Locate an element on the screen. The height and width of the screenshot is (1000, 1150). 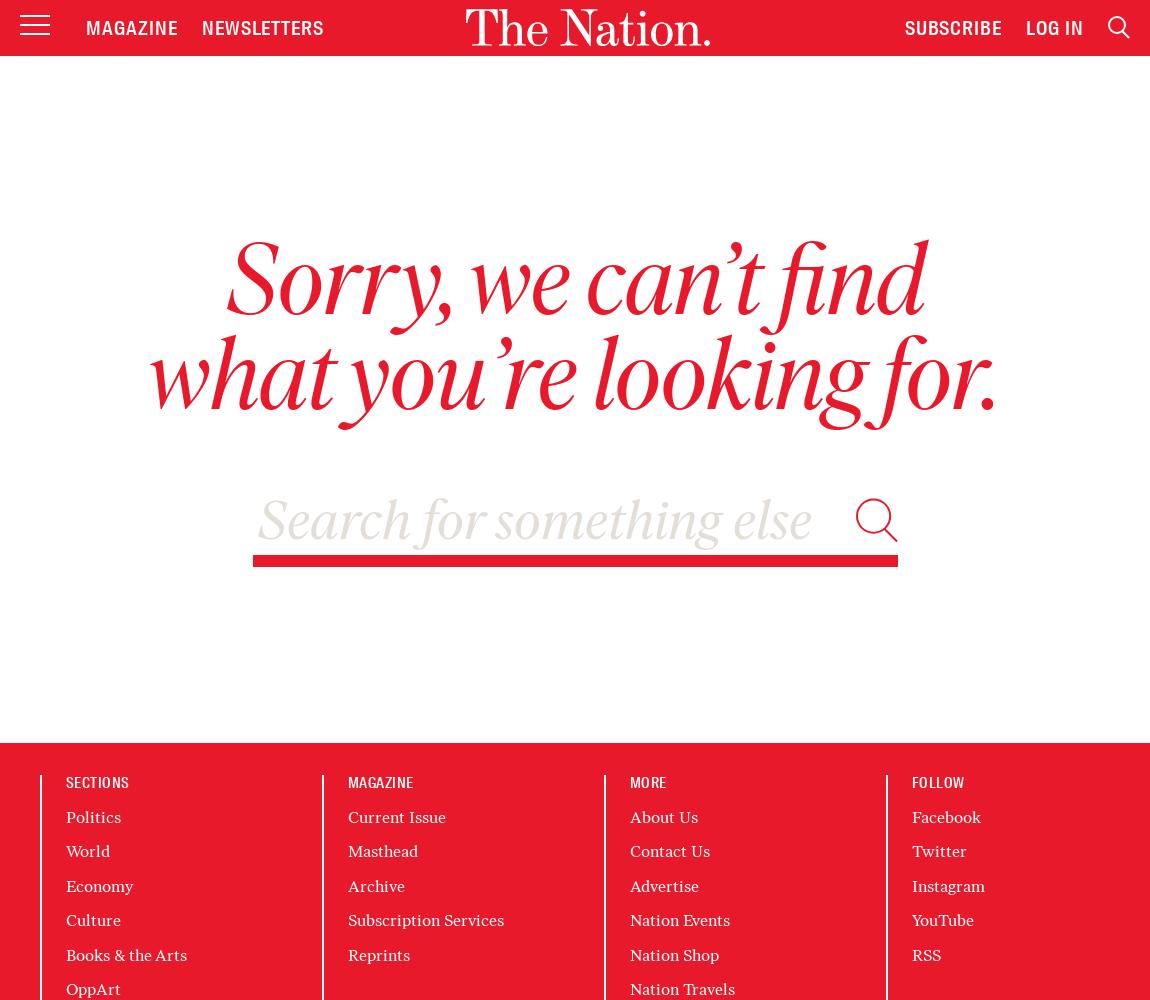
'Instagram' is located at coordinates (948, 885).